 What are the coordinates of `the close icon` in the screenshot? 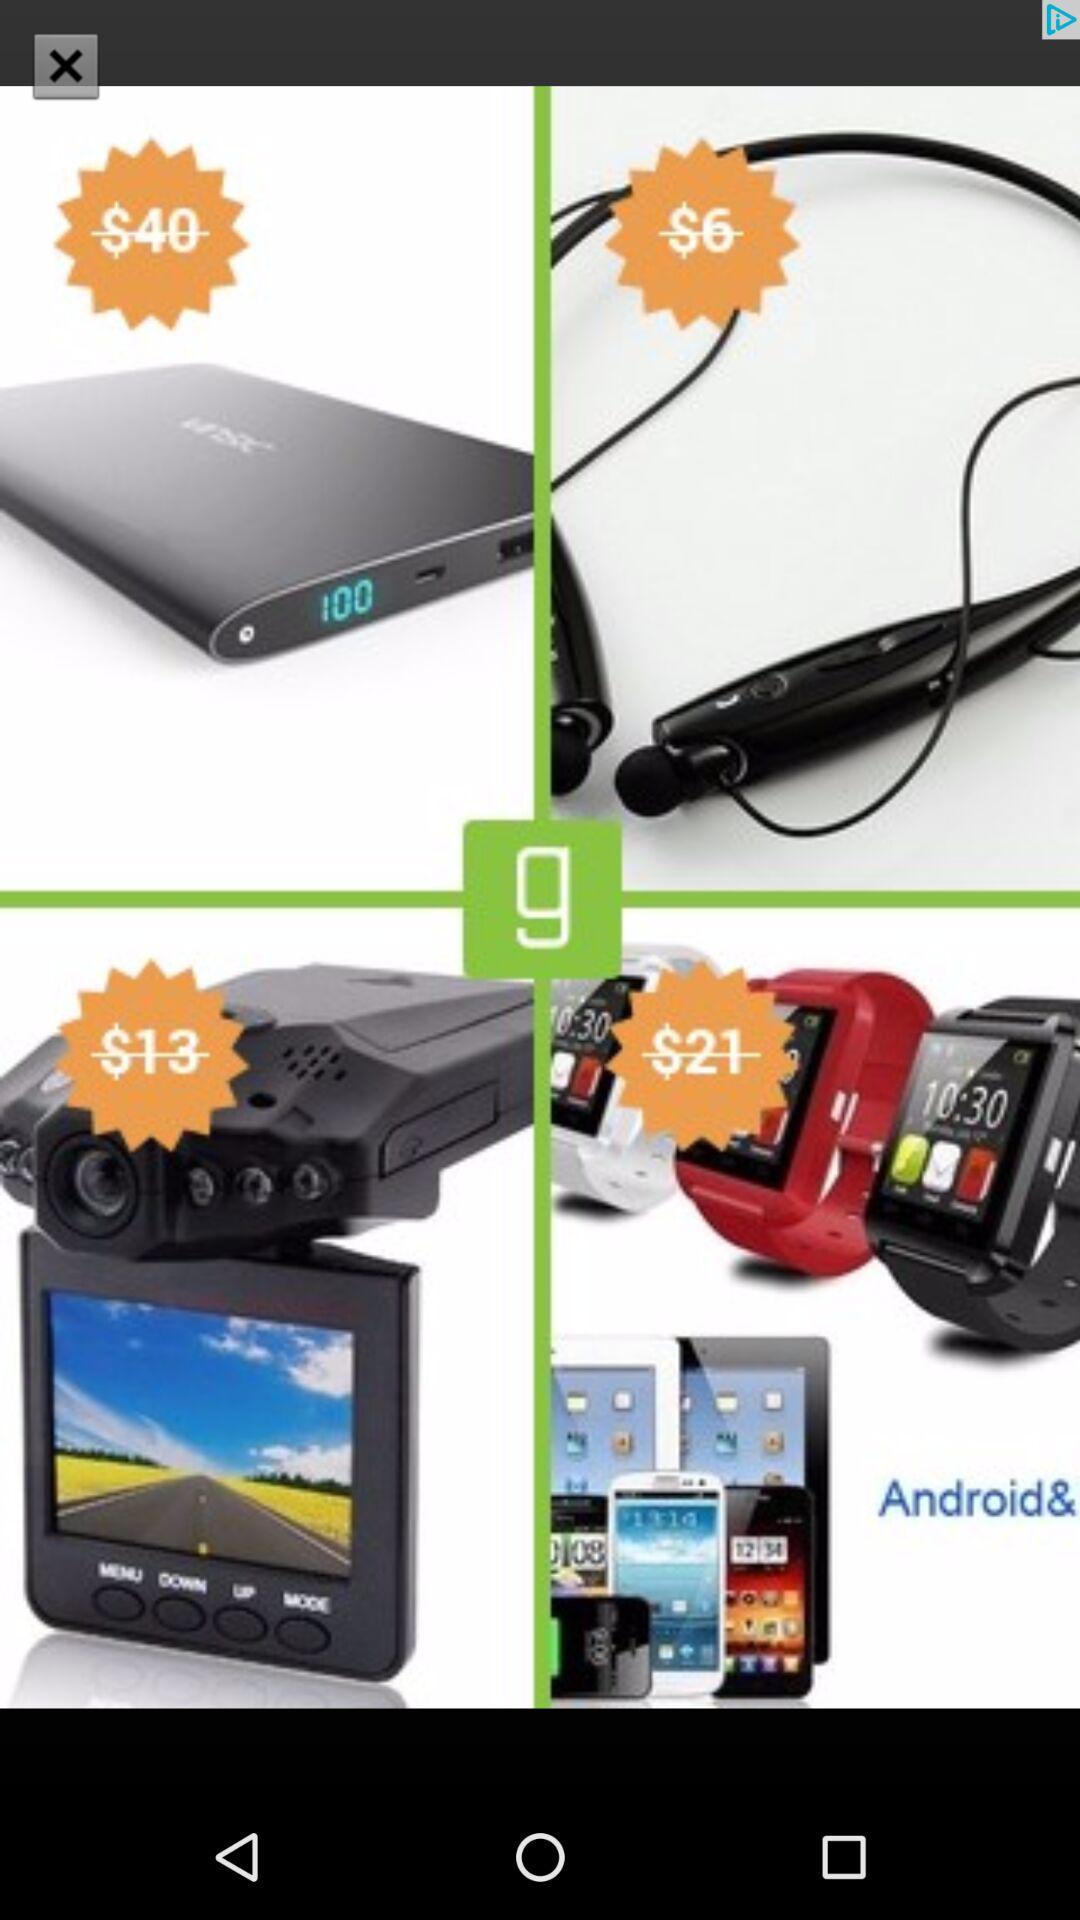 It's located at (64, 70).